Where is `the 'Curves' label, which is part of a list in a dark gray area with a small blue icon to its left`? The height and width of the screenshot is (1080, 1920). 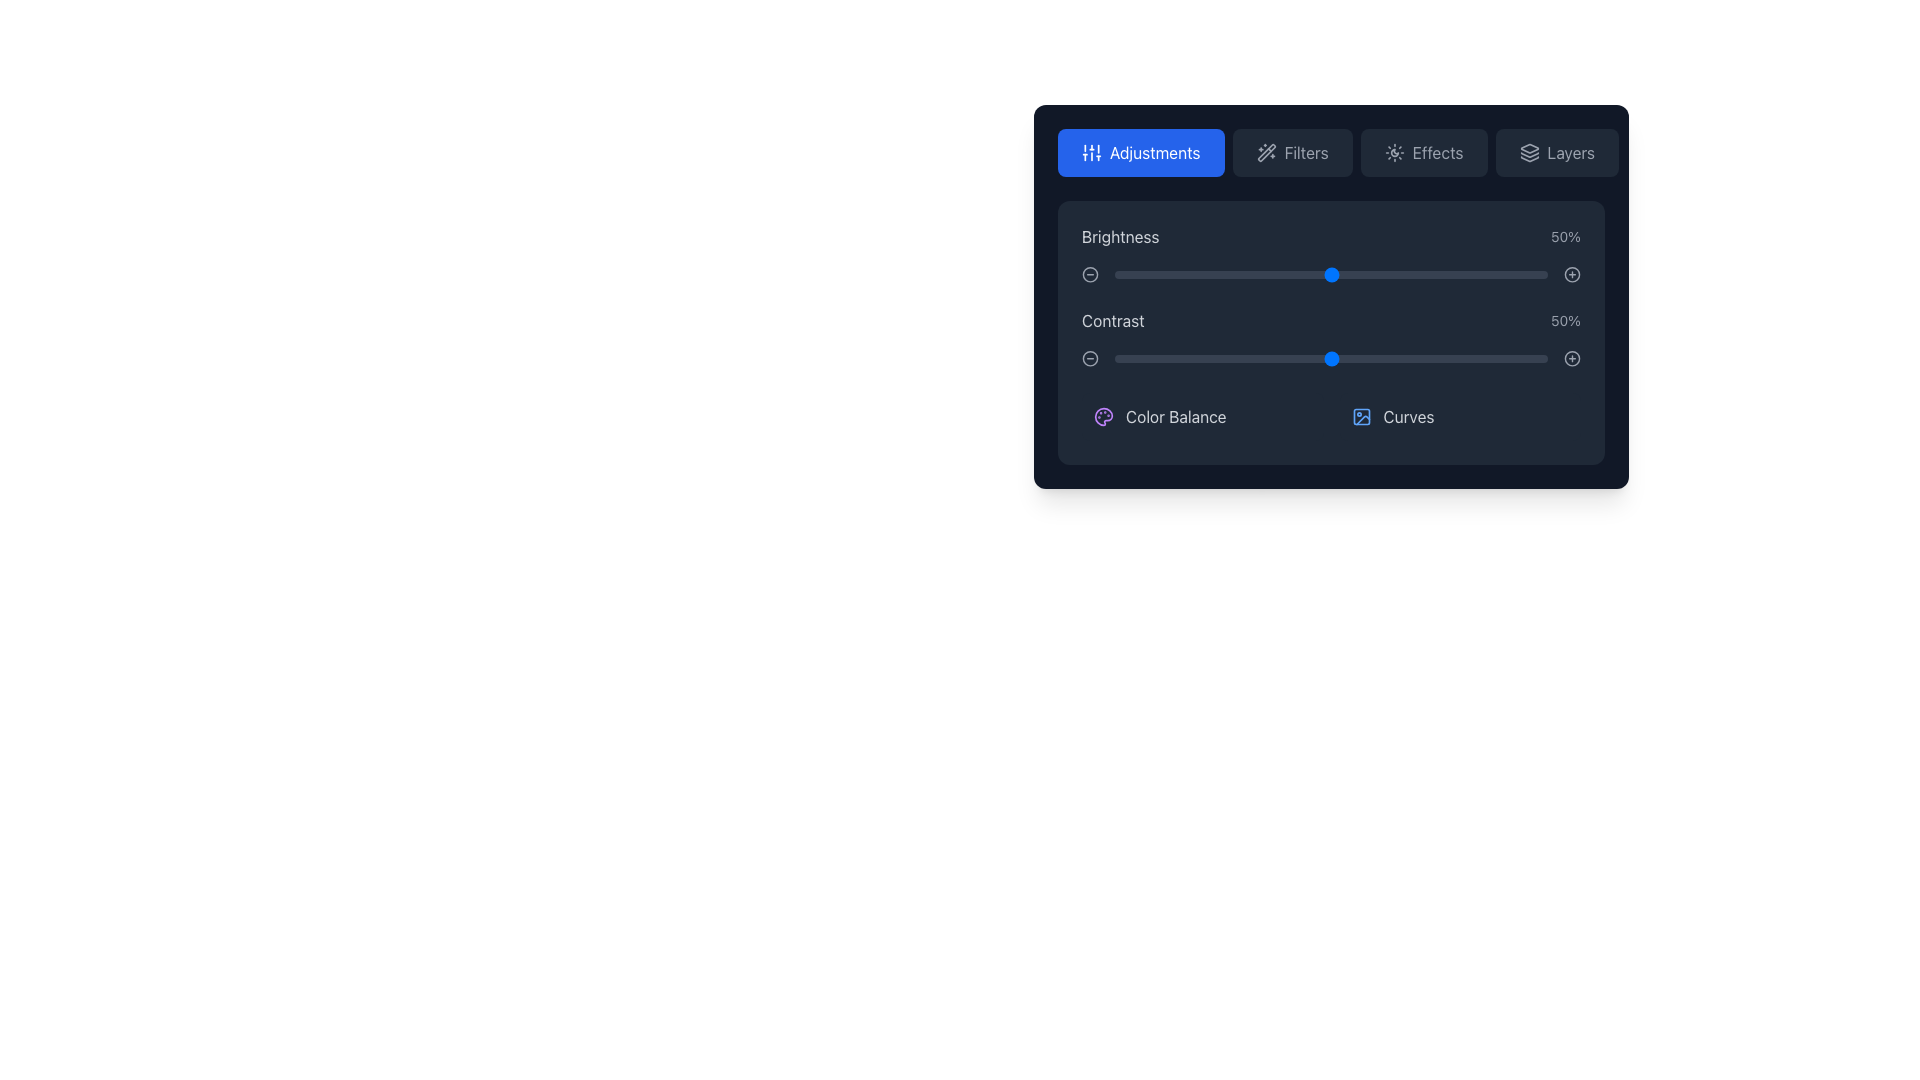
the 'Curves' label, which is part of a list in a dark gray area with a small blue icon to its left is located at coordinates (1407, 415).